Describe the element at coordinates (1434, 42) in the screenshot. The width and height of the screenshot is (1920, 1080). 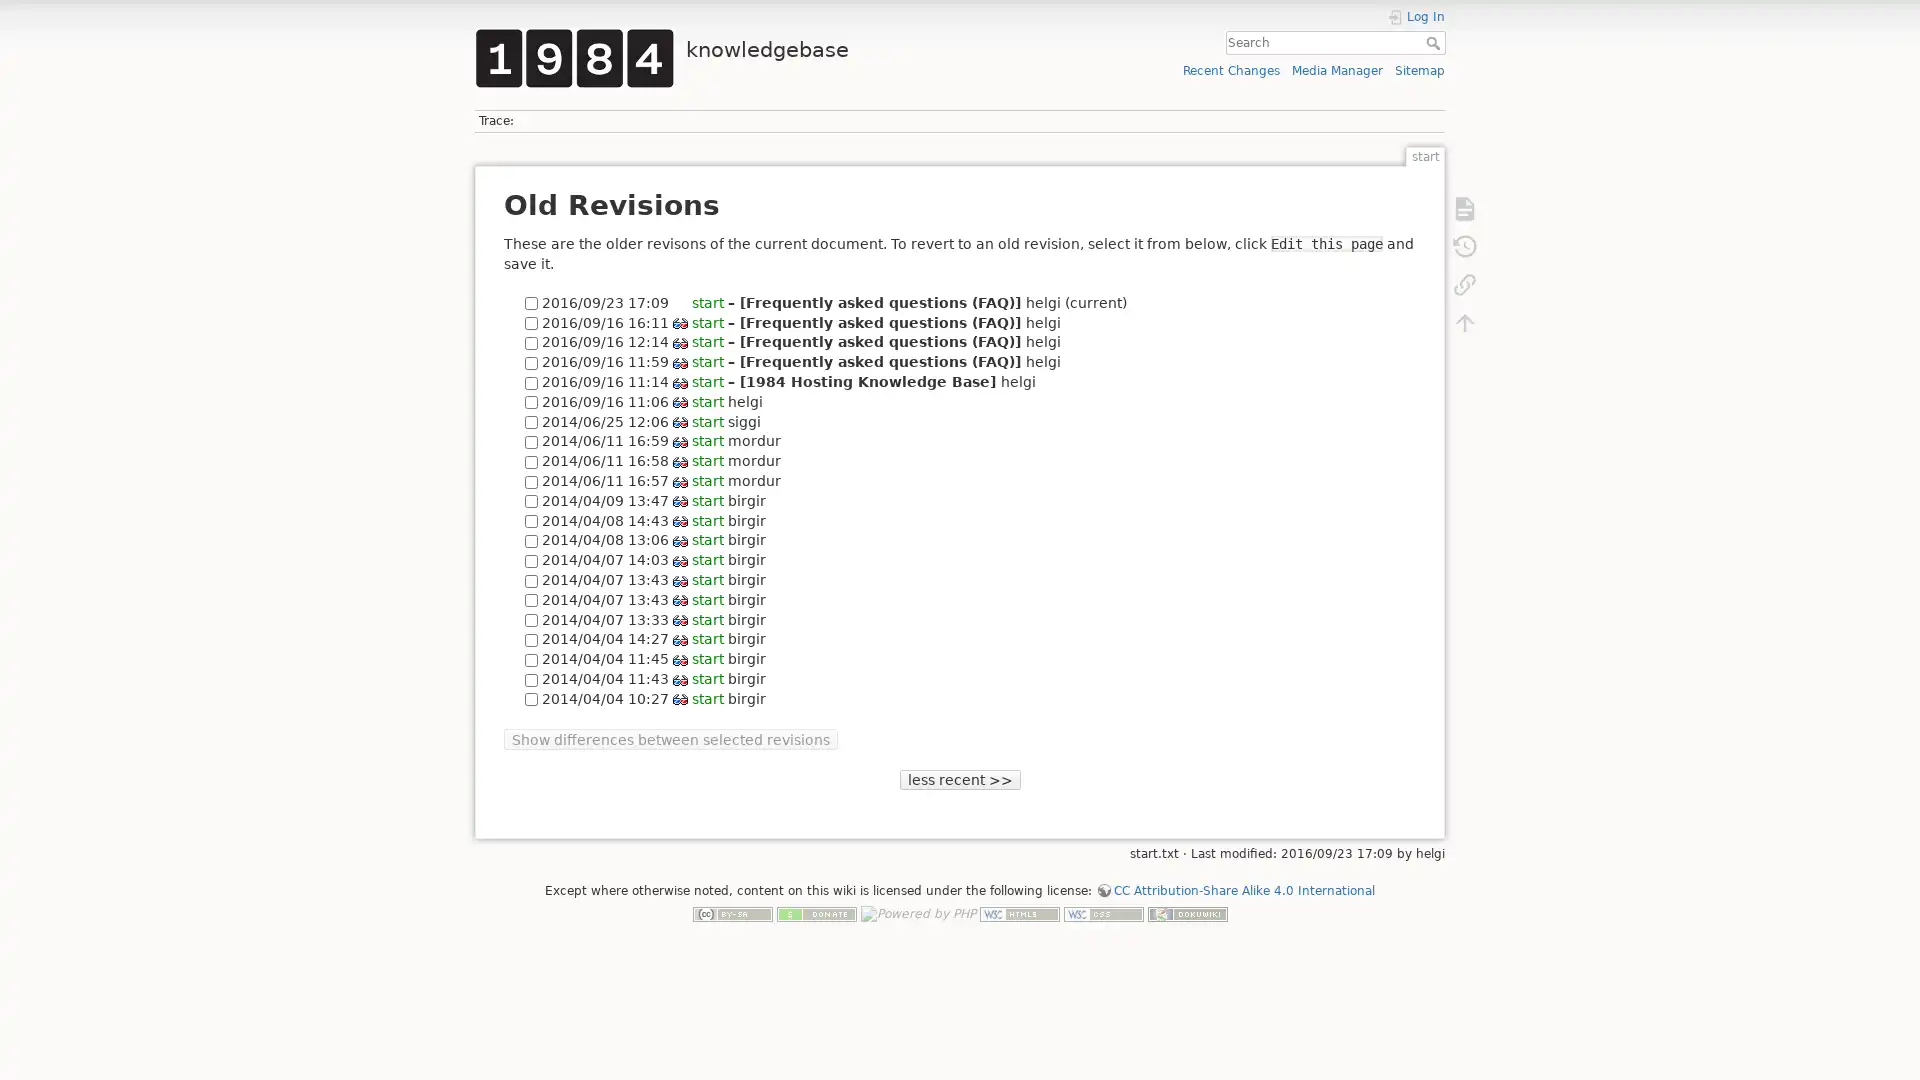
I see `Search` at that location.